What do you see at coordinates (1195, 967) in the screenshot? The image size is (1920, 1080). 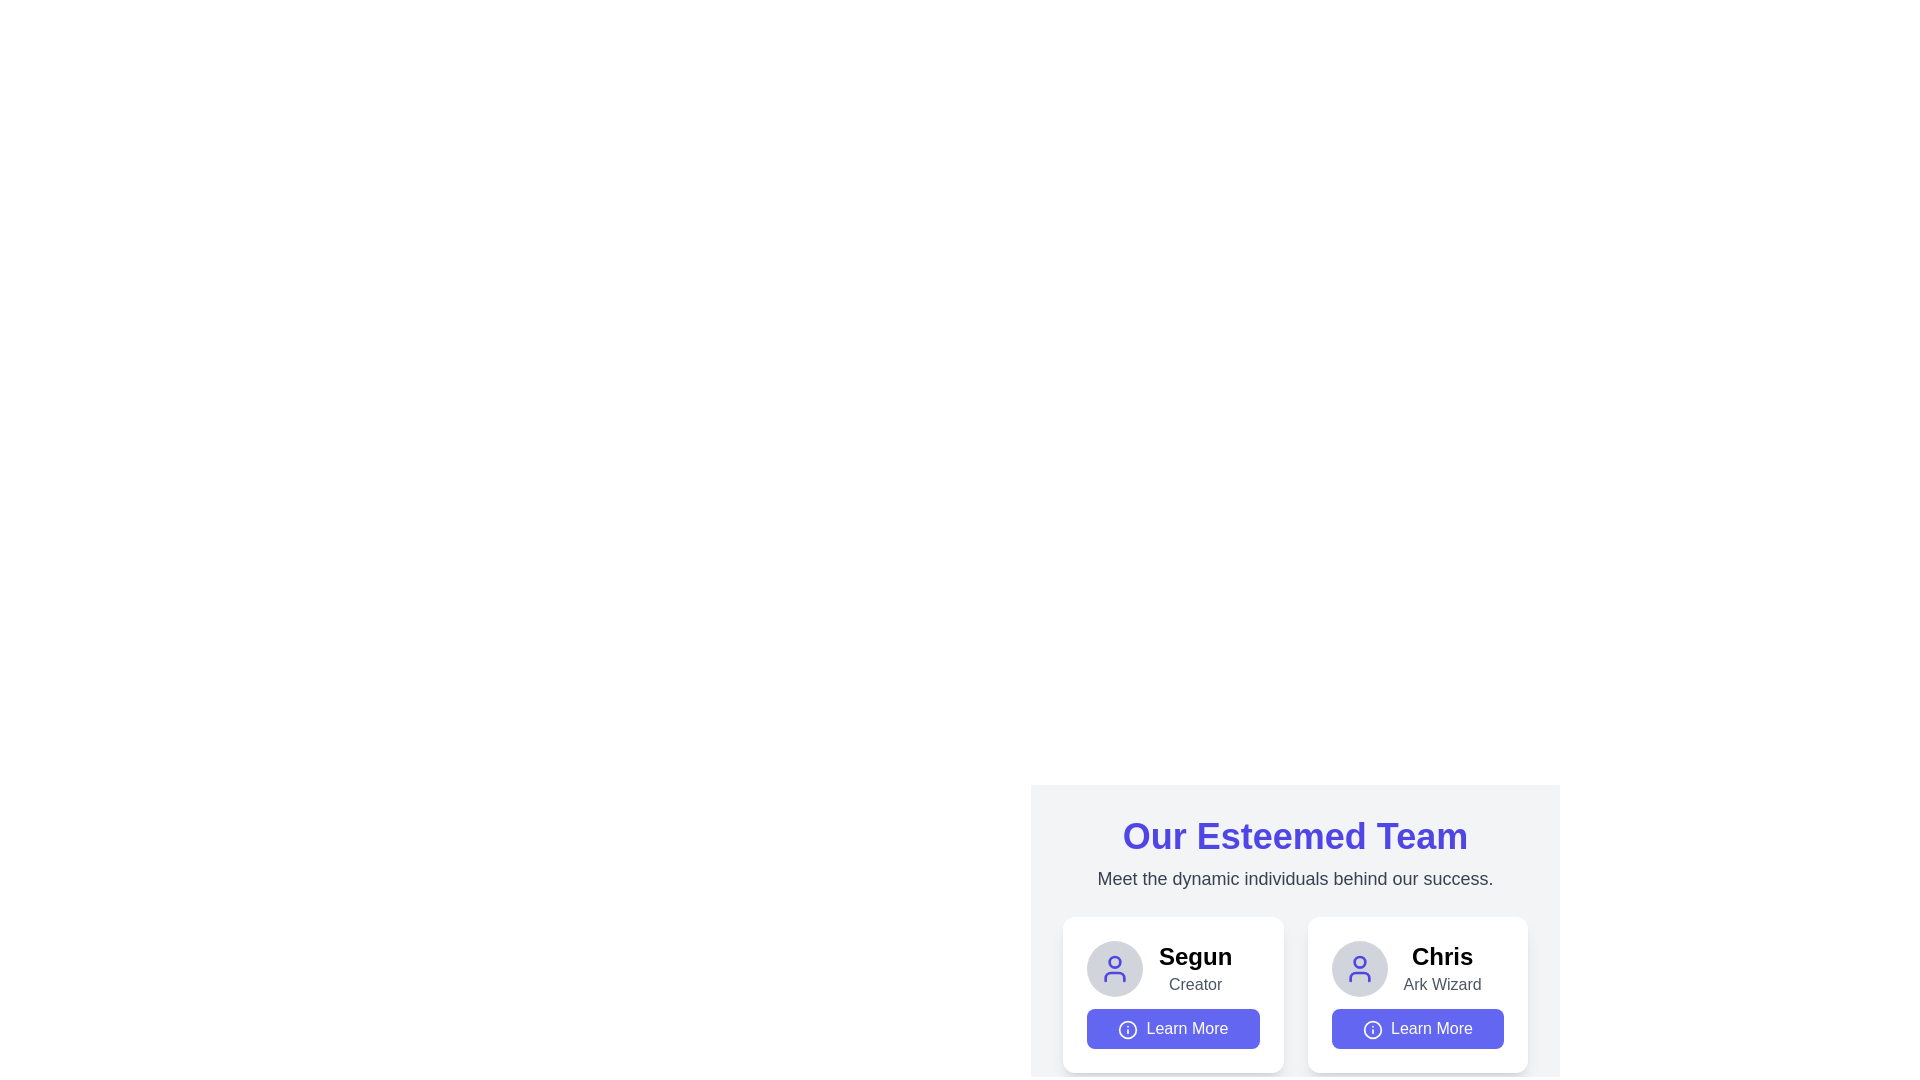 I see `the Text display area that shows the name and role (Creator) of Segun, located in the center-right of the presentation card in the 'Our Esteemed Team' section` at bounding box center [1195, 967].